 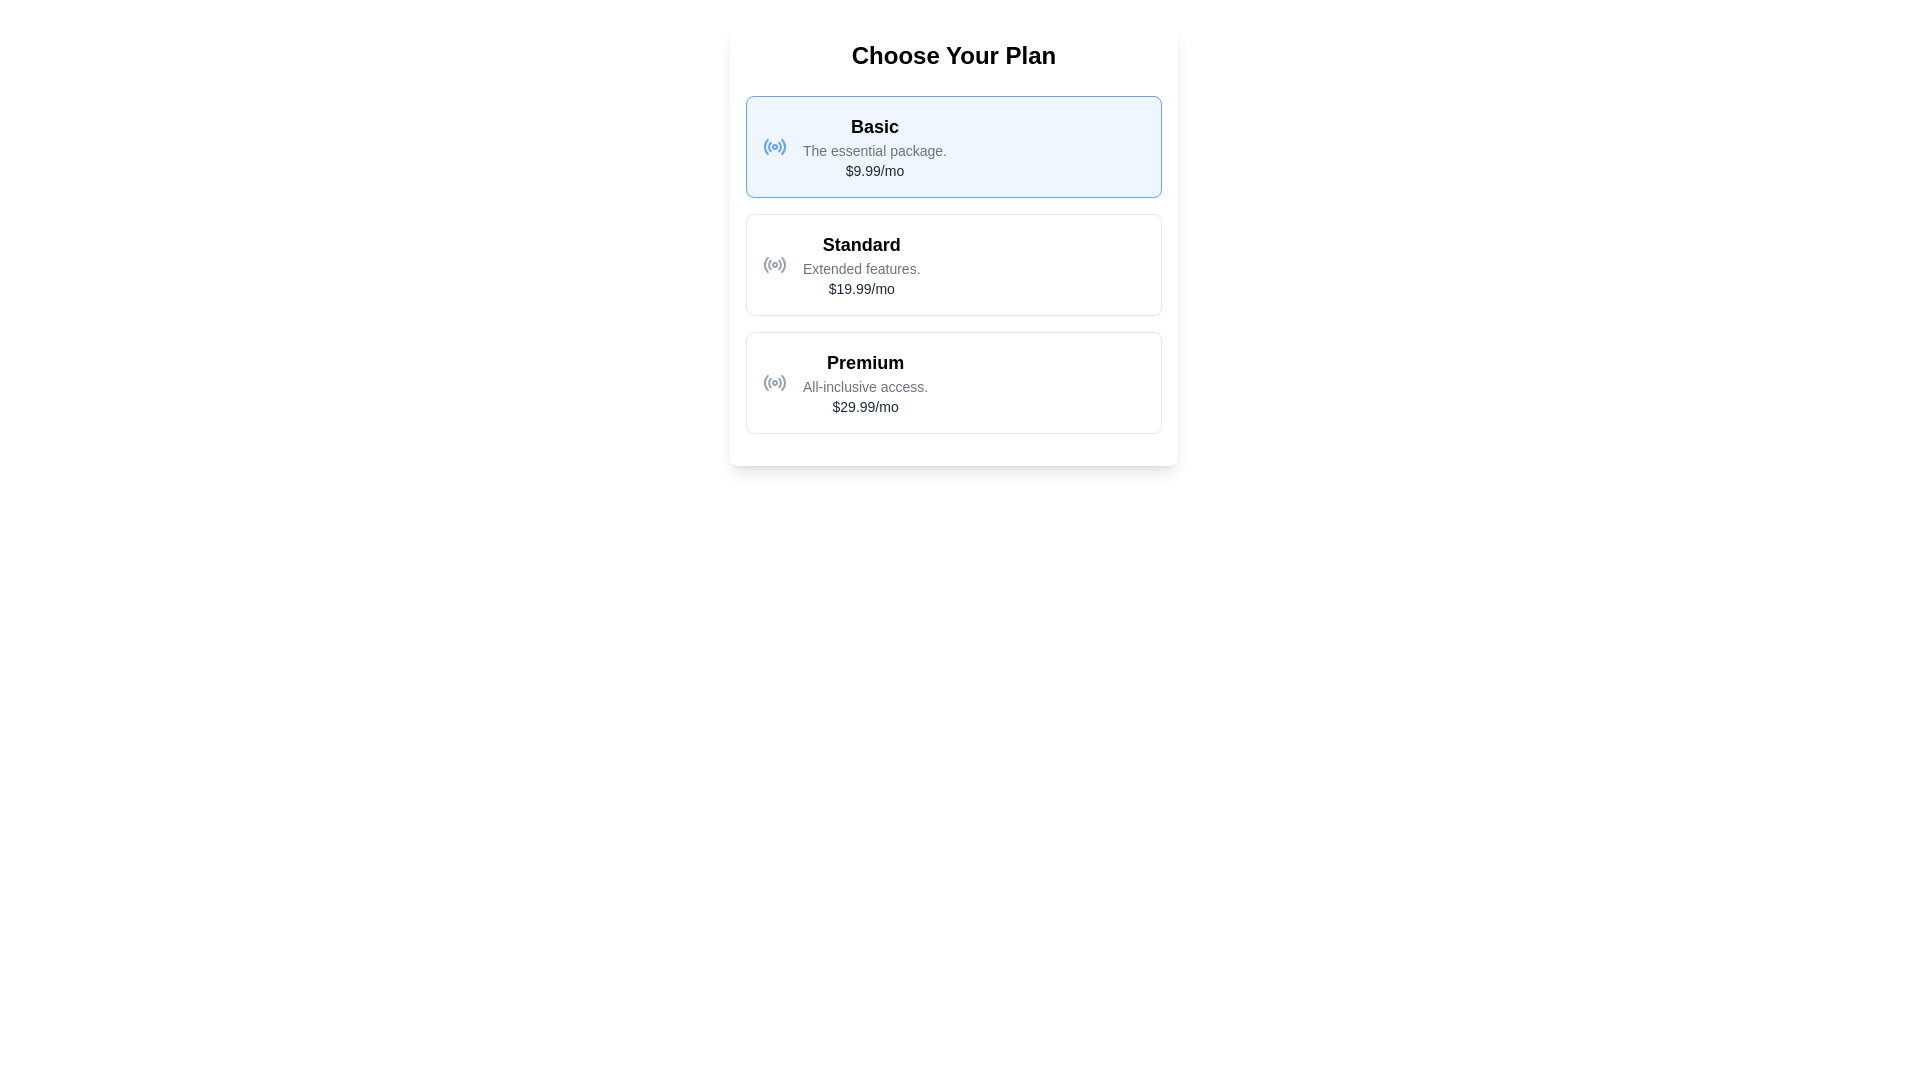 I want to click on the Premium plan option by clicking on the Descriptive Plan Information Block located in the 'Choose Your Plan' interface, so click(x=865, y=382).